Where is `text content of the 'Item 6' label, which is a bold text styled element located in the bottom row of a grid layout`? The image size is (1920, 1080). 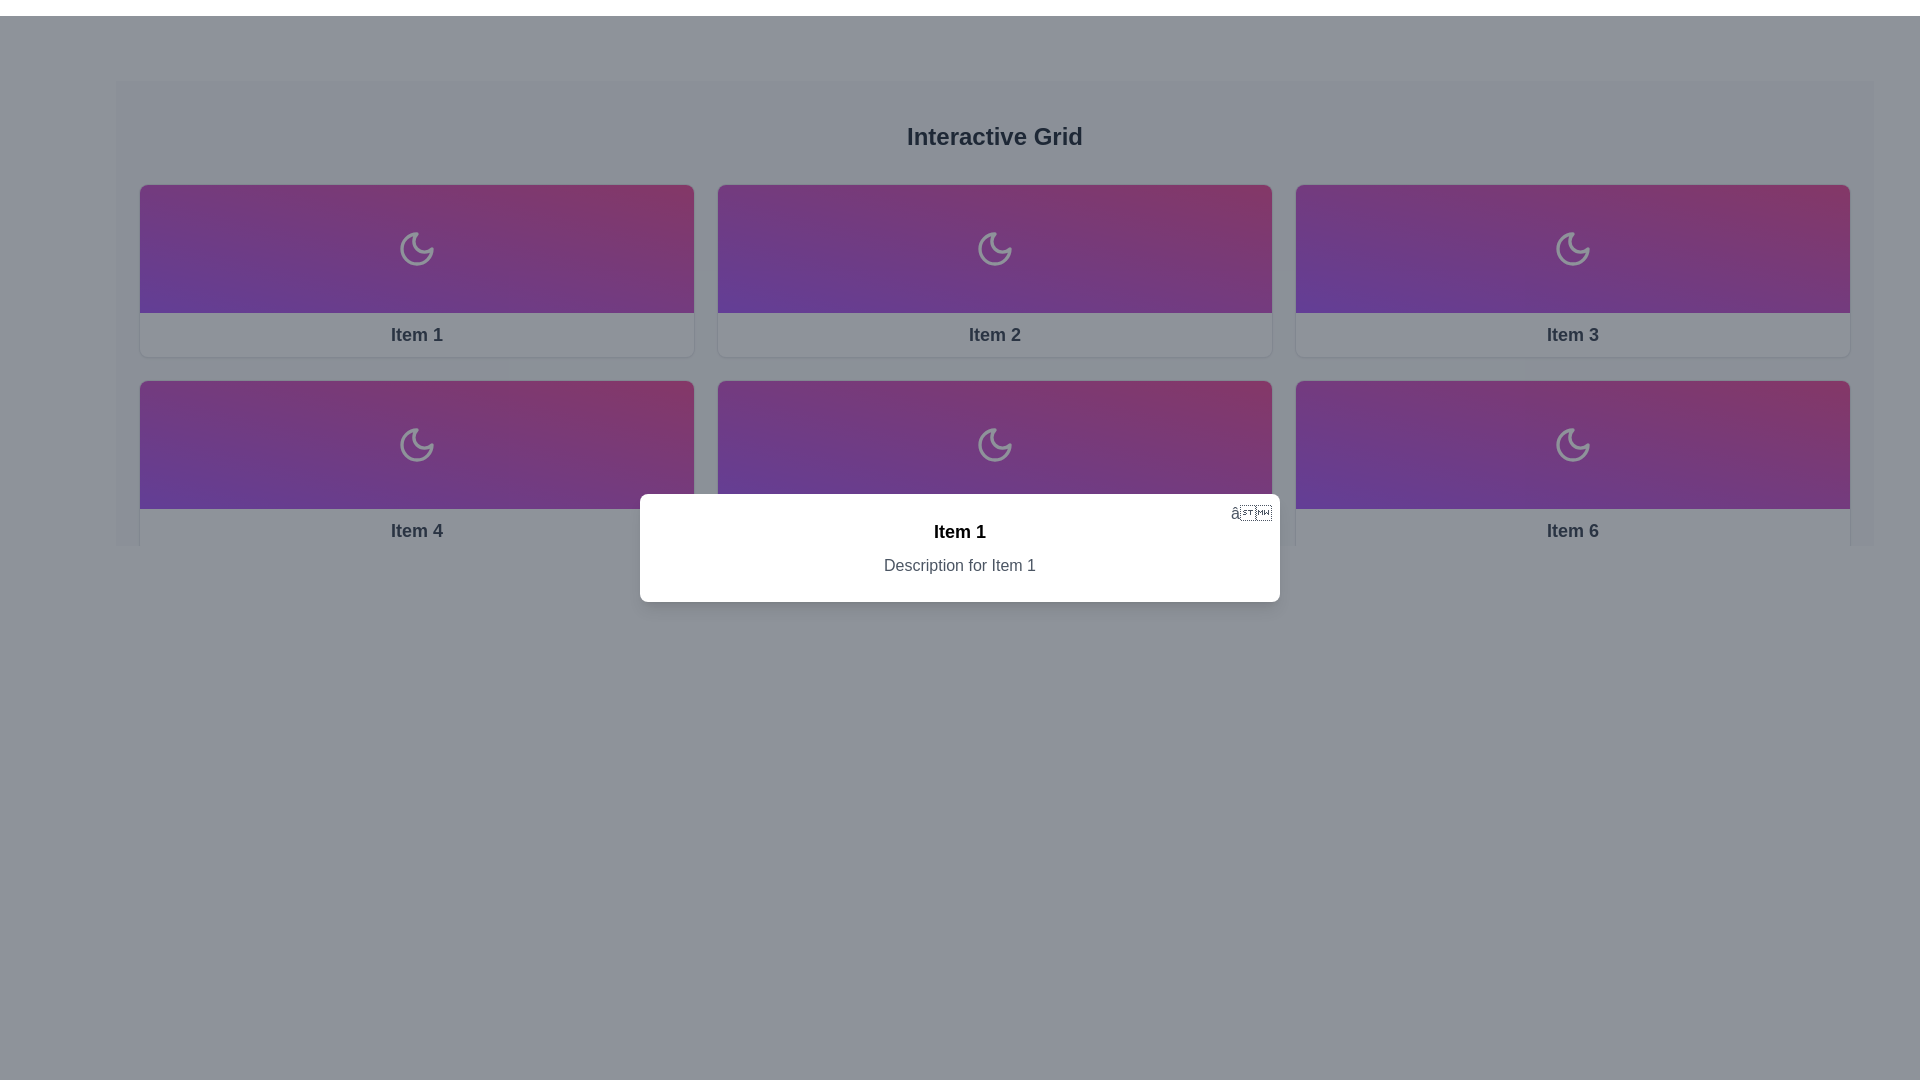 text content of the 'Item 6' label, which is a bold text styled element located in the bottom row of a grid layout is located at coordinates (1572, 530).